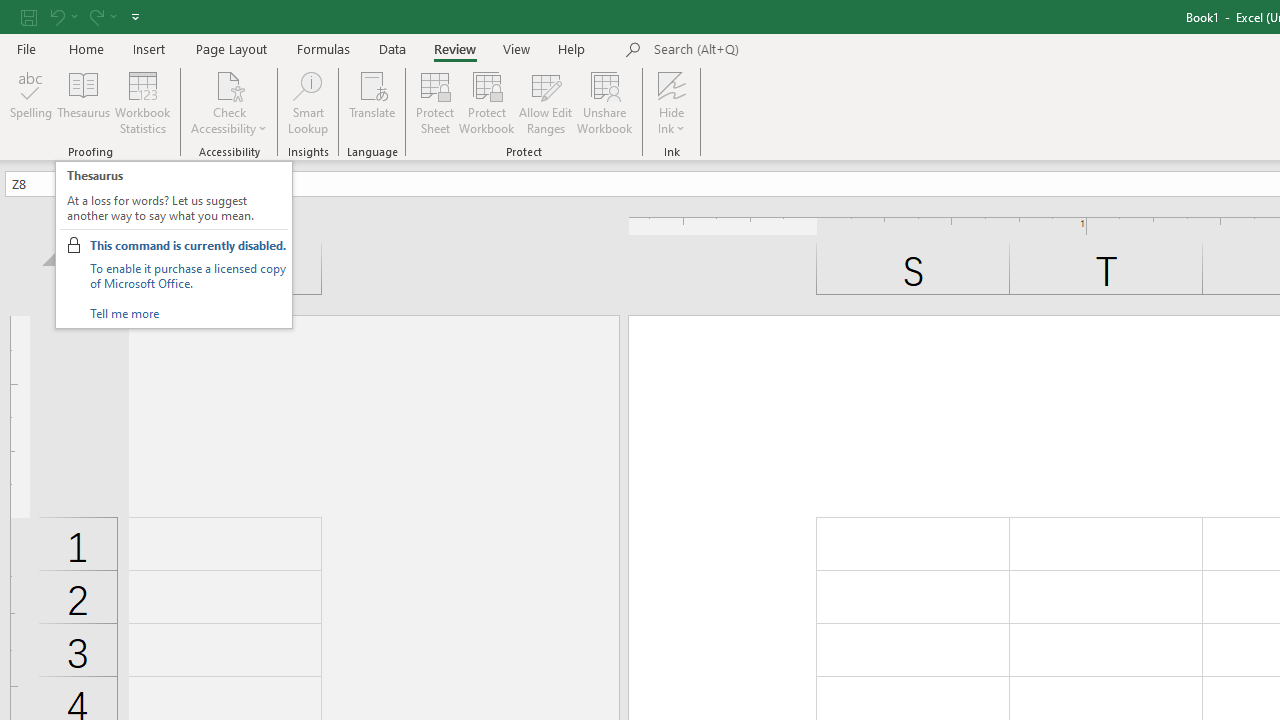 This screenshot has height=720, width=1280. I want to click on 'Protect Sheet...', so click(434, 103).